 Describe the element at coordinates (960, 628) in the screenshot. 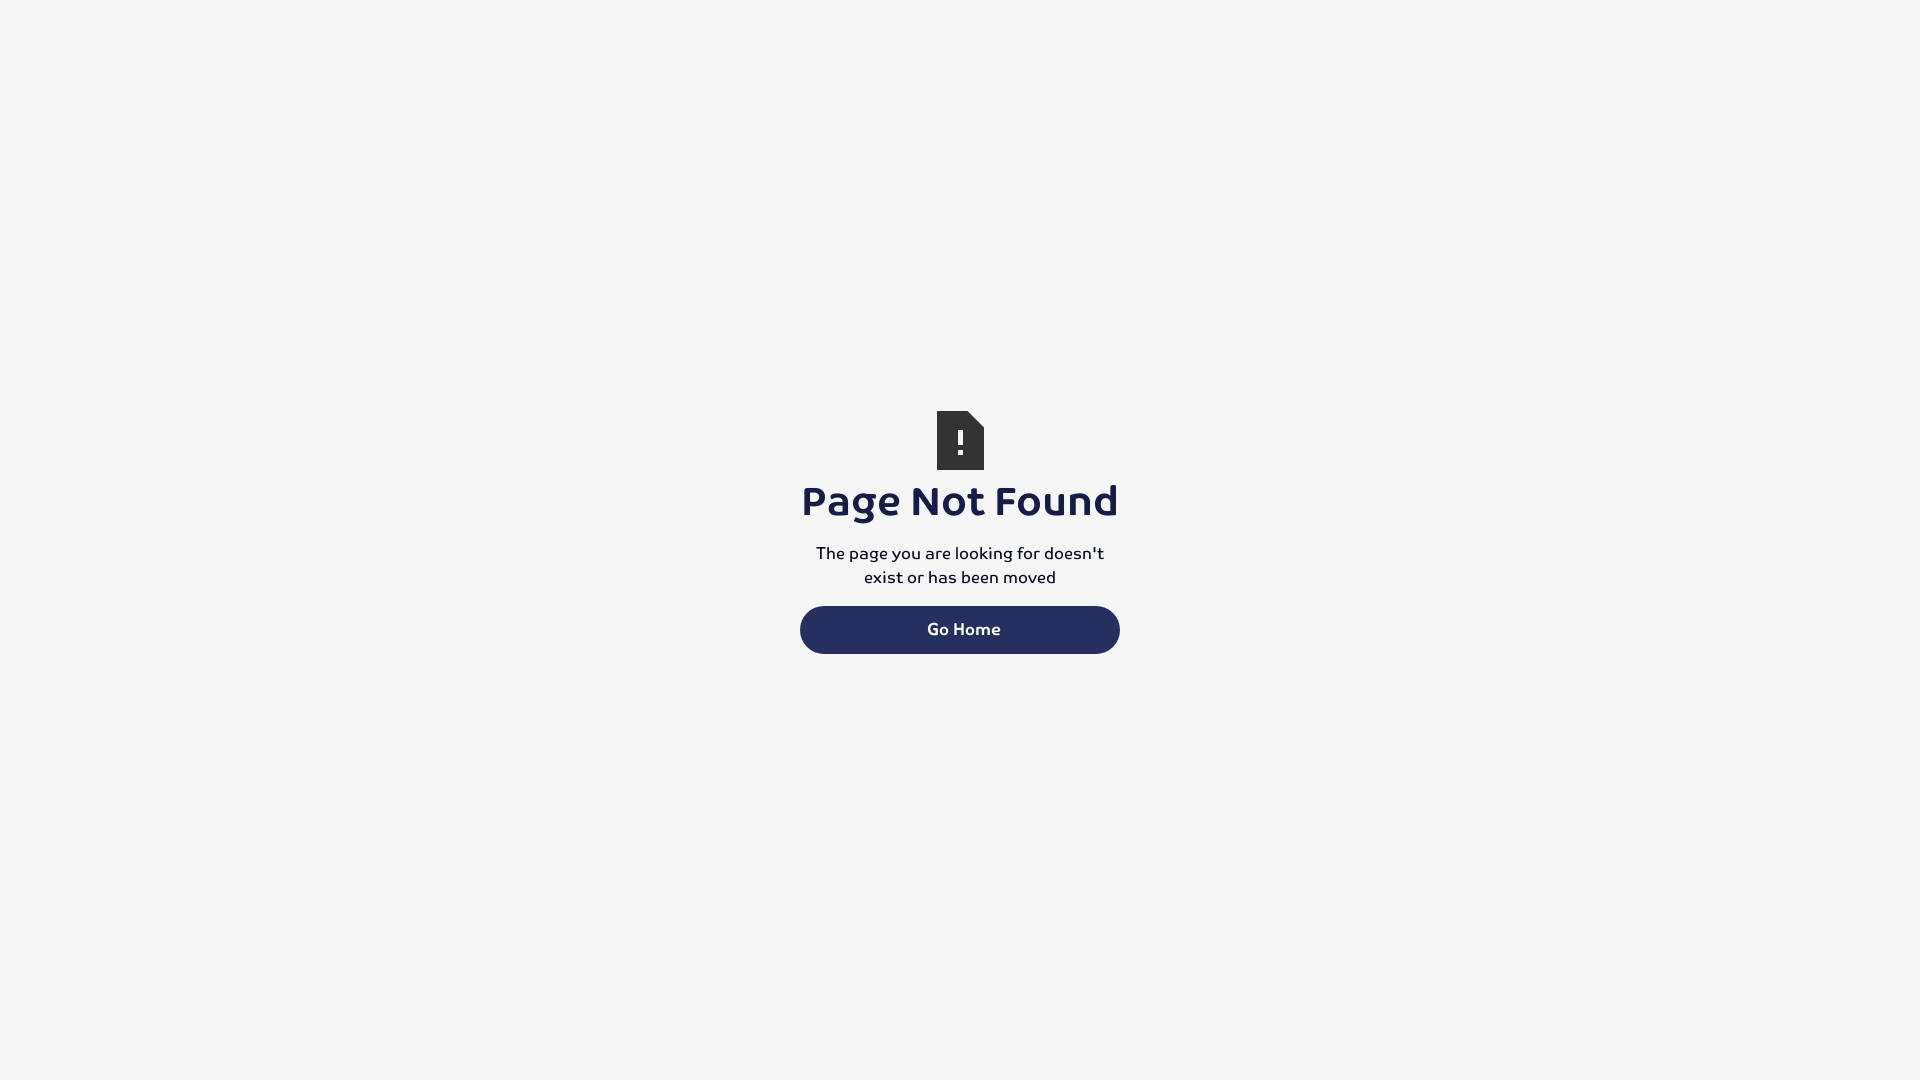

I see `'Go Home'` at that location.